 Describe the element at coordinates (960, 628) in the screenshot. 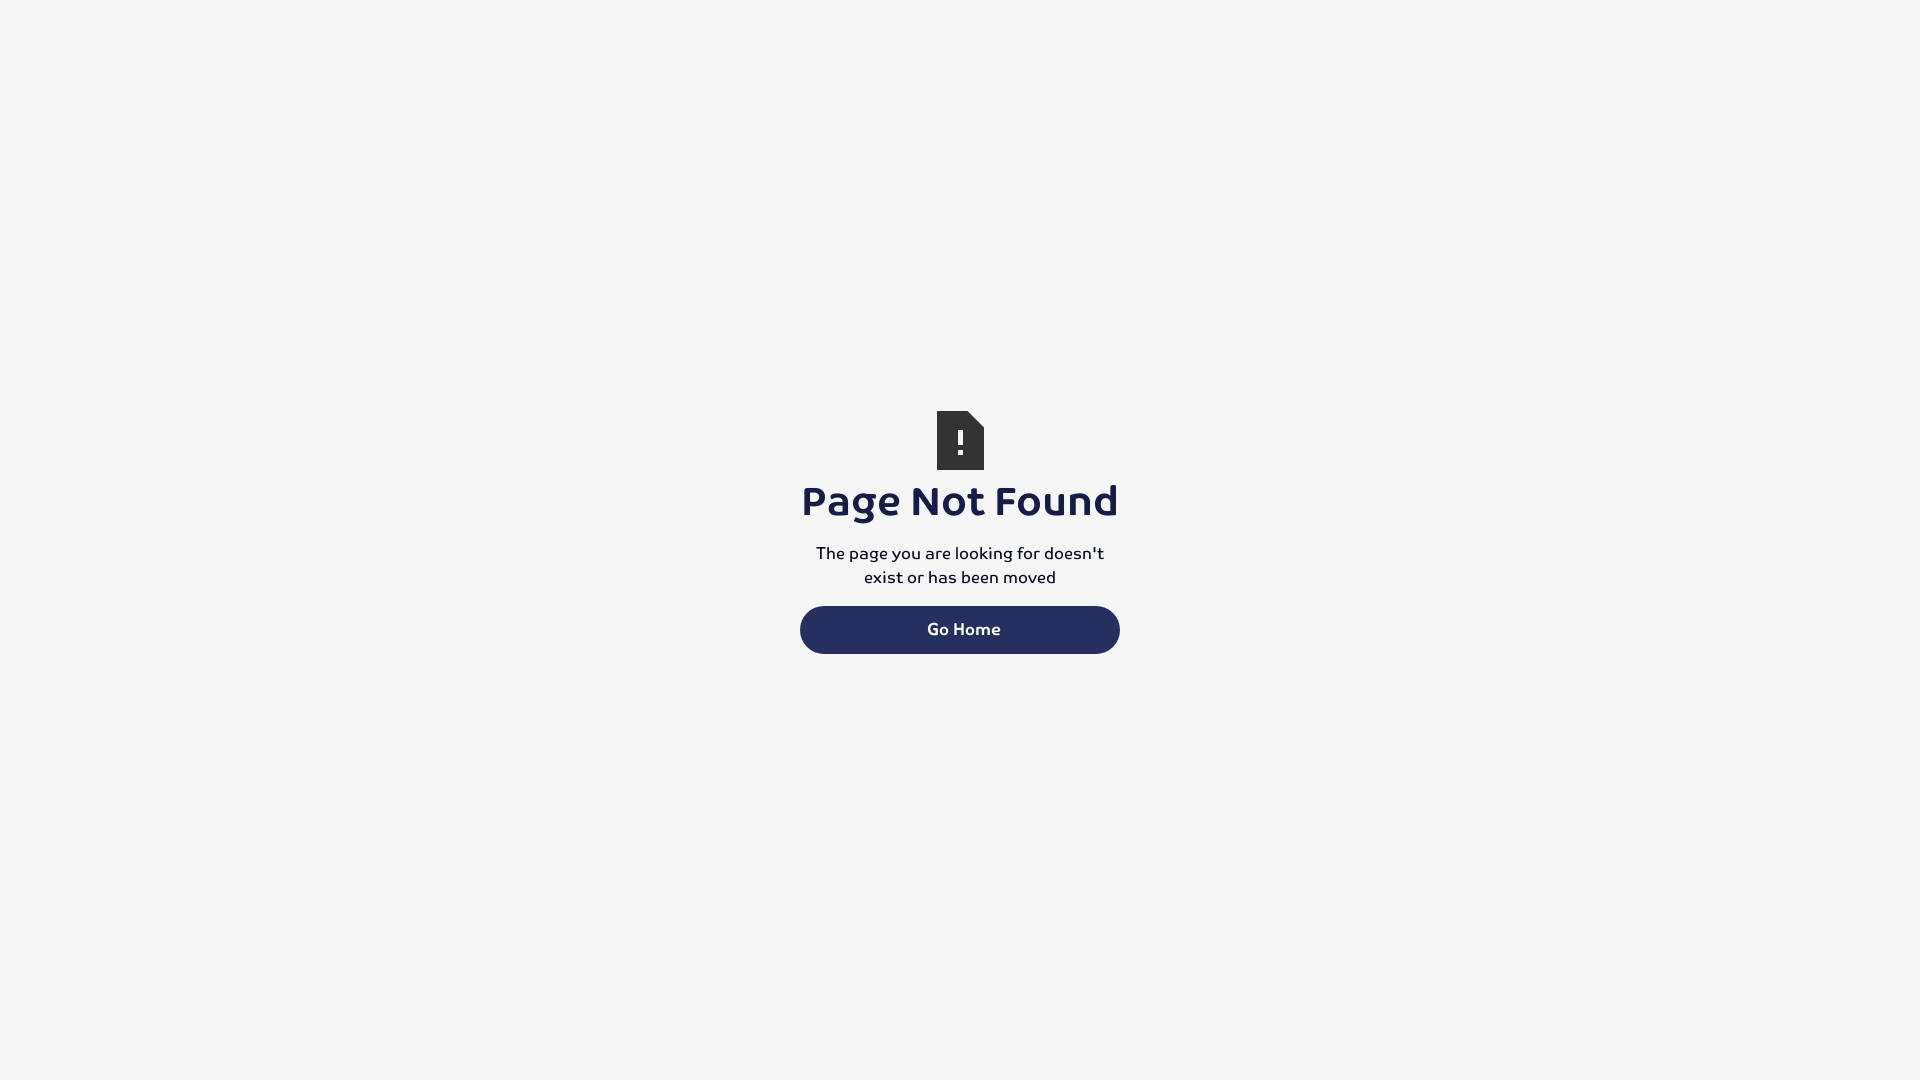

I see `'Go Home'` at that location.